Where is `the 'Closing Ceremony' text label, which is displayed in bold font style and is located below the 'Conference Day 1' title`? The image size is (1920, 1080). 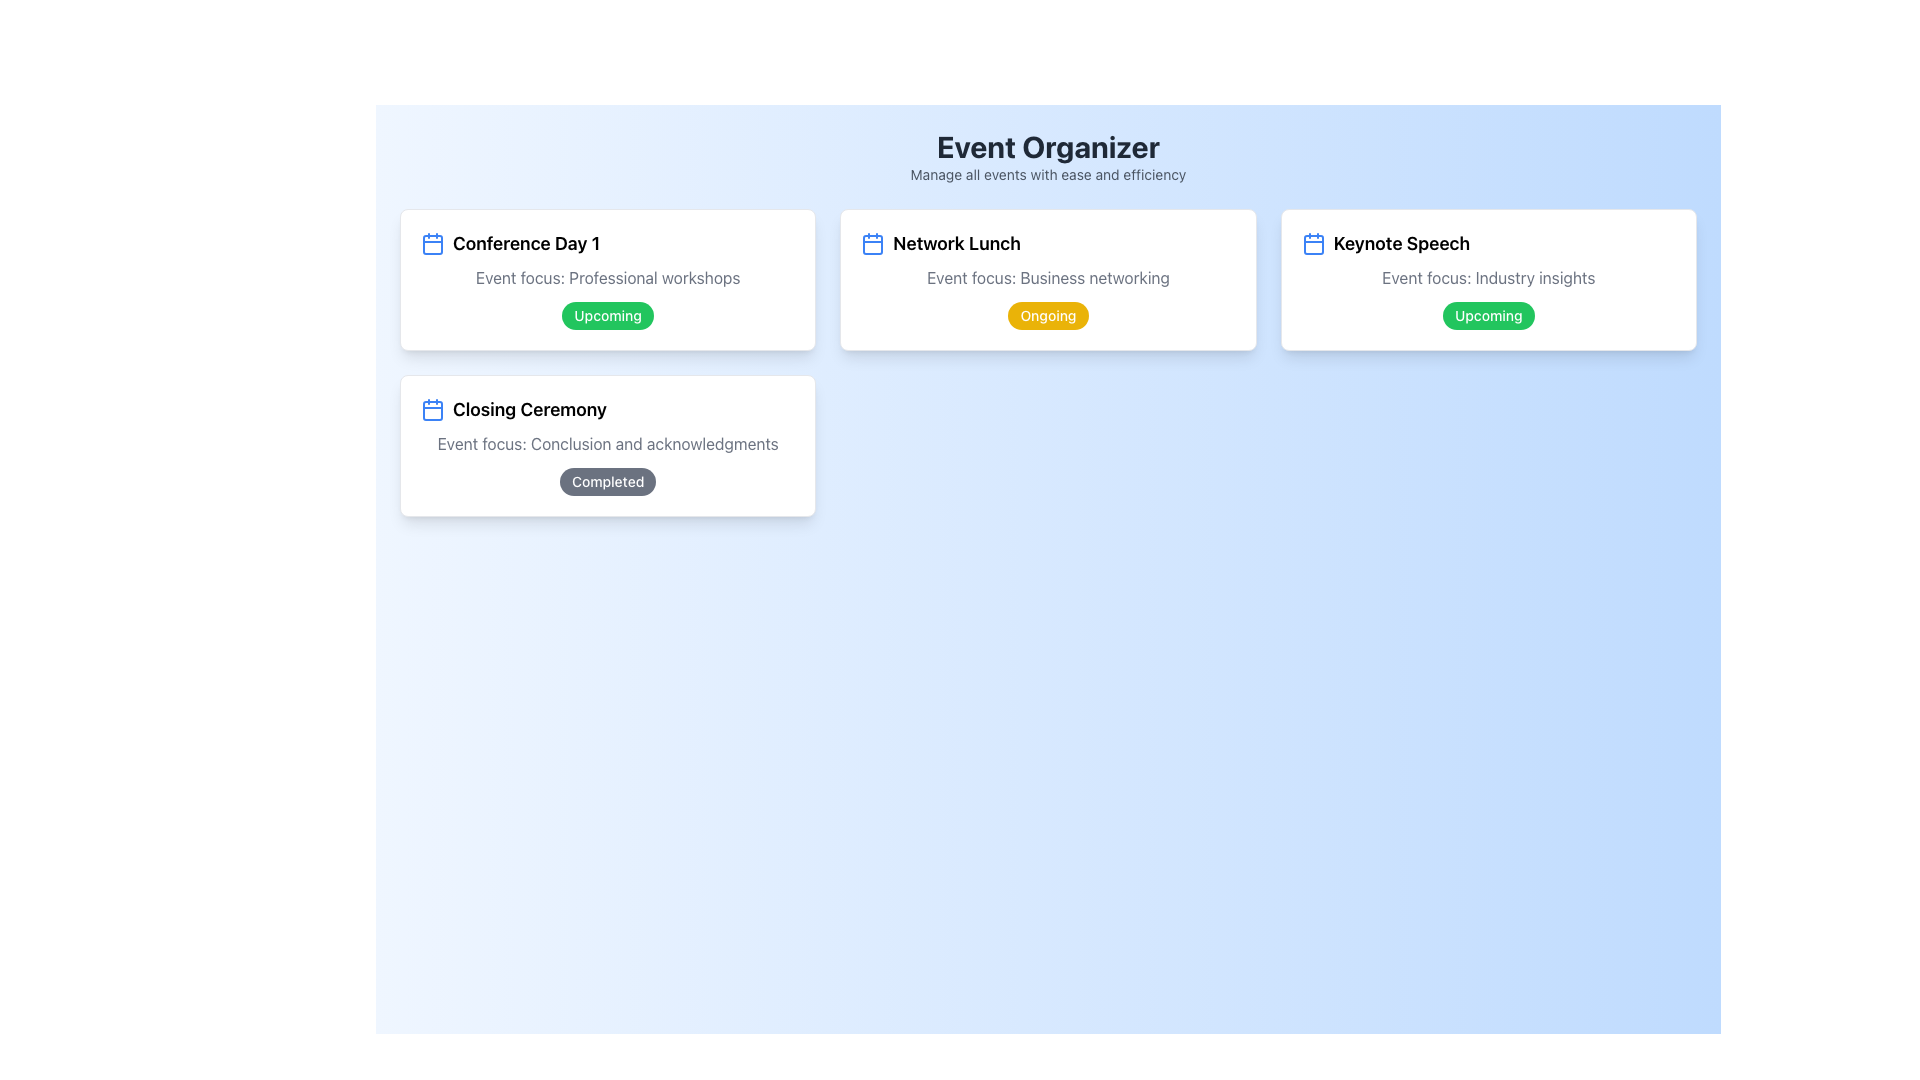 the 'Closing Ceremony' text label, which is displayed in bold font style and is located below the 'Conference Day 1' title is located at coordinates (529, 408).